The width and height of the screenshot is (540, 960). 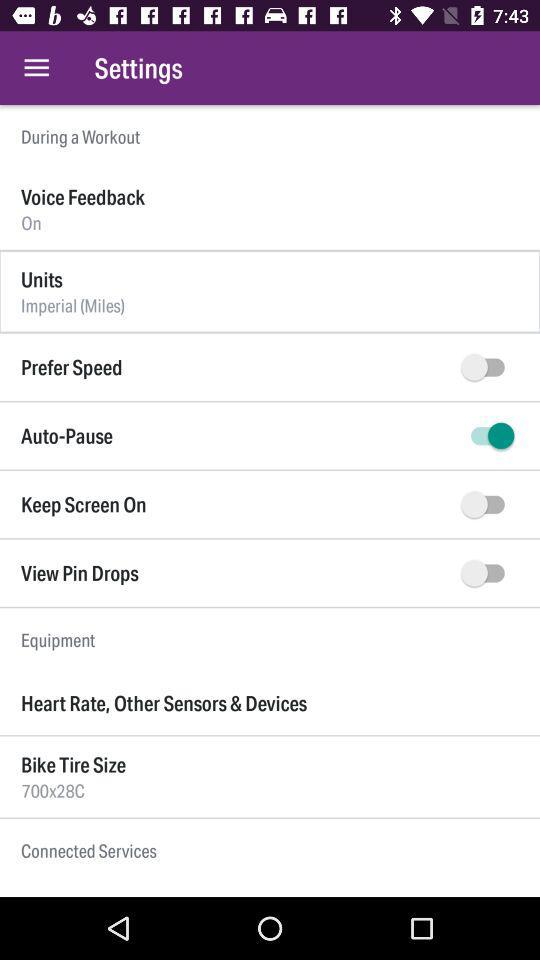 What do you see at coordinates (486, 503) in the screenshot?
I see `turn-off keepscreen on` at bounding box center [486, 503].